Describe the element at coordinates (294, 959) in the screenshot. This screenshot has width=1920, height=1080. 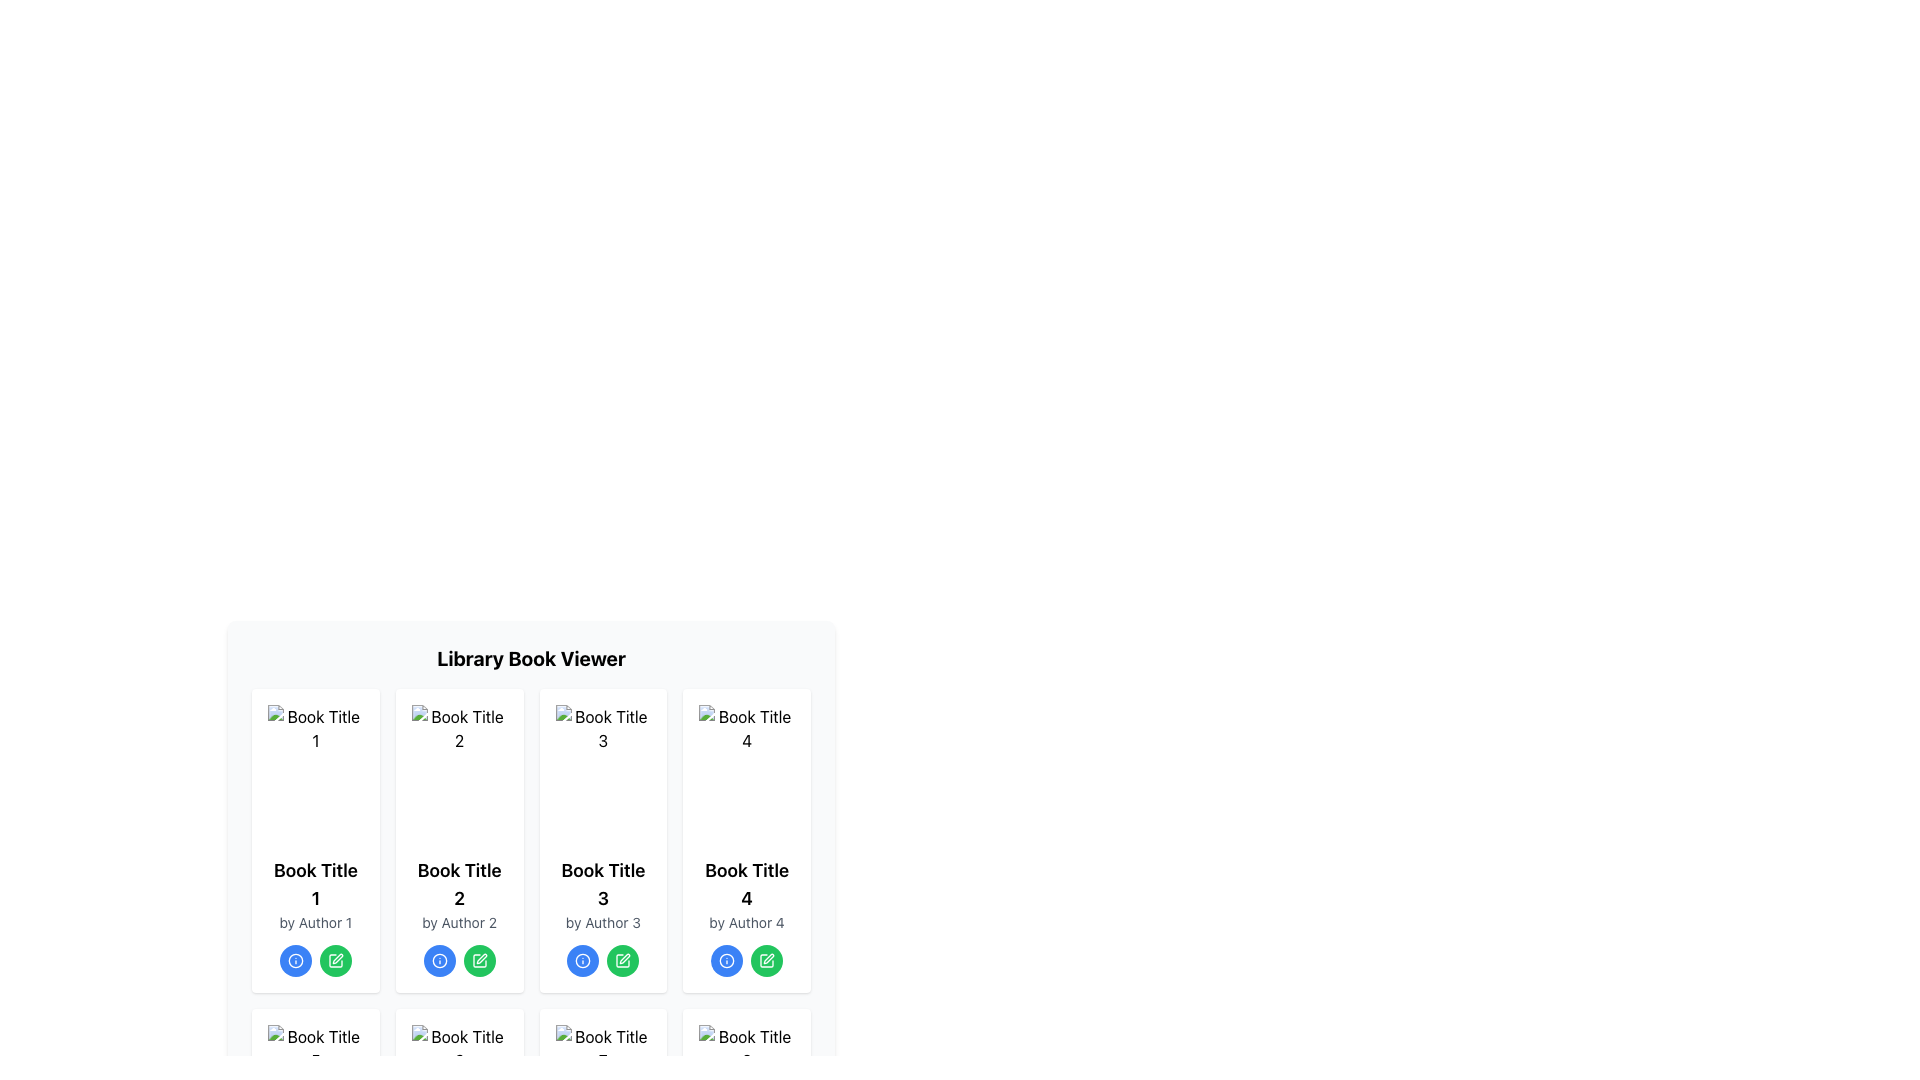
I see `the circular button with a blue background and white border that contains a white 'info' icon` at that location.